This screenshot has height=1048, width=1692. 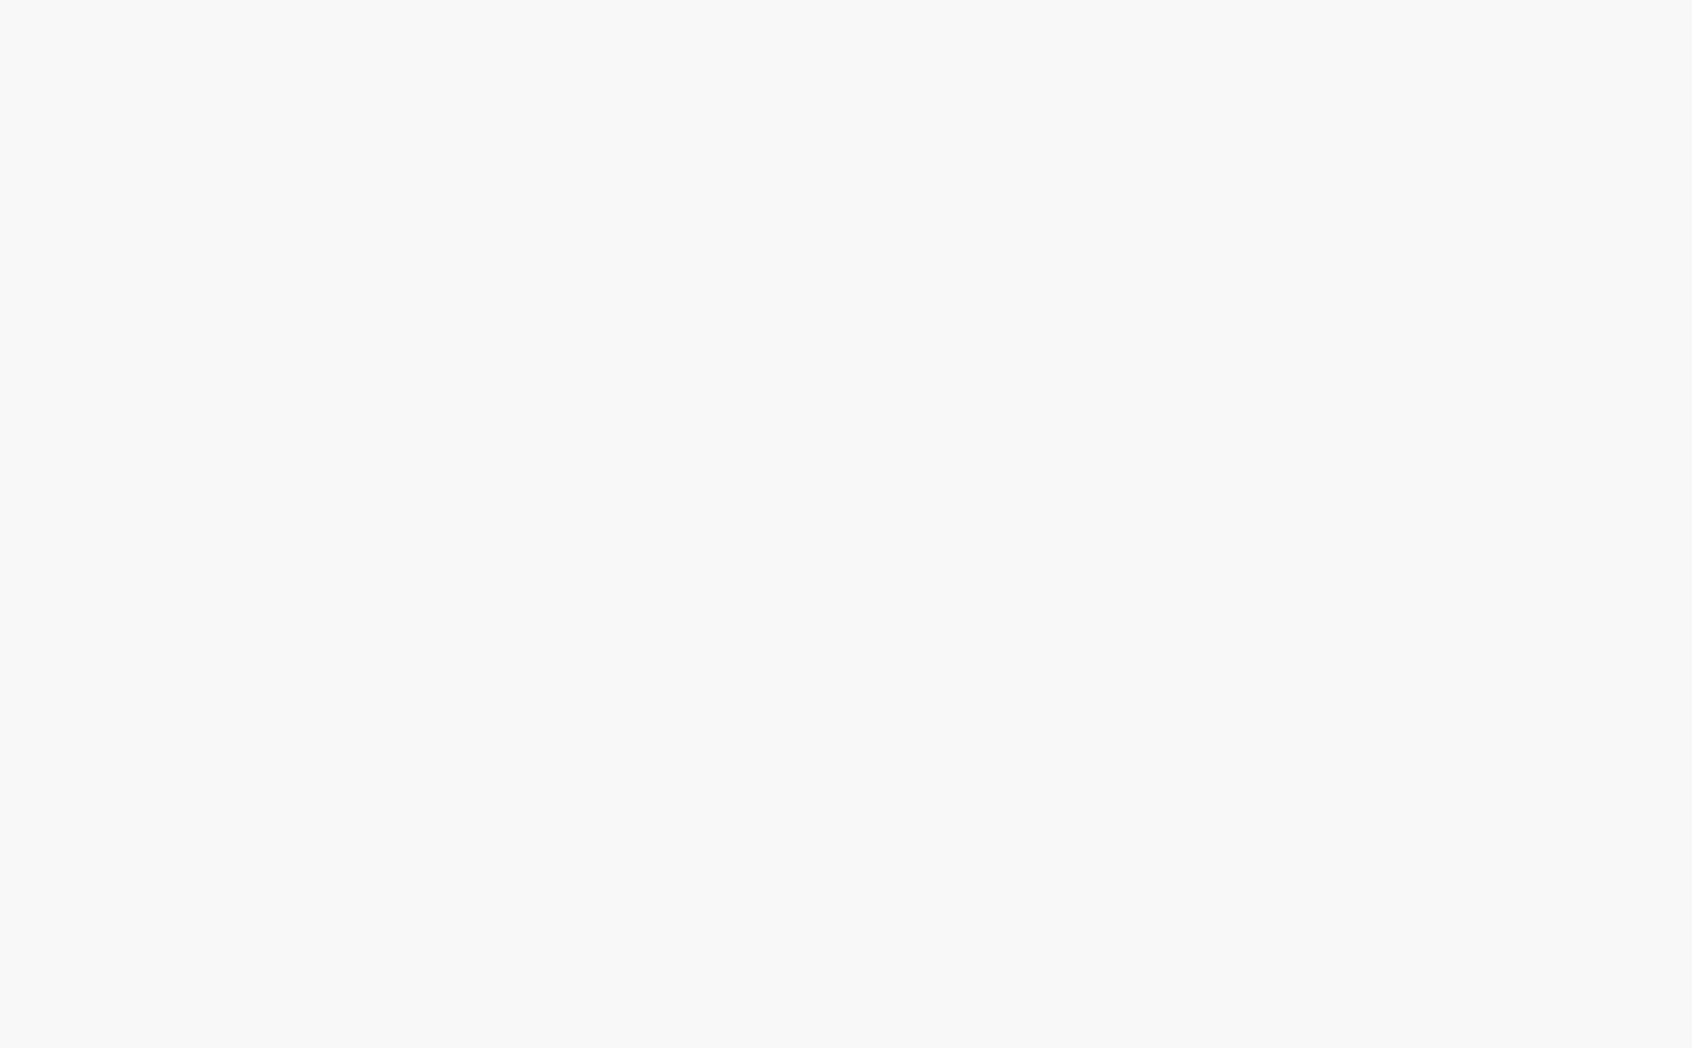 I want to click on 'You may like these posts', so click(x=373, y=115).